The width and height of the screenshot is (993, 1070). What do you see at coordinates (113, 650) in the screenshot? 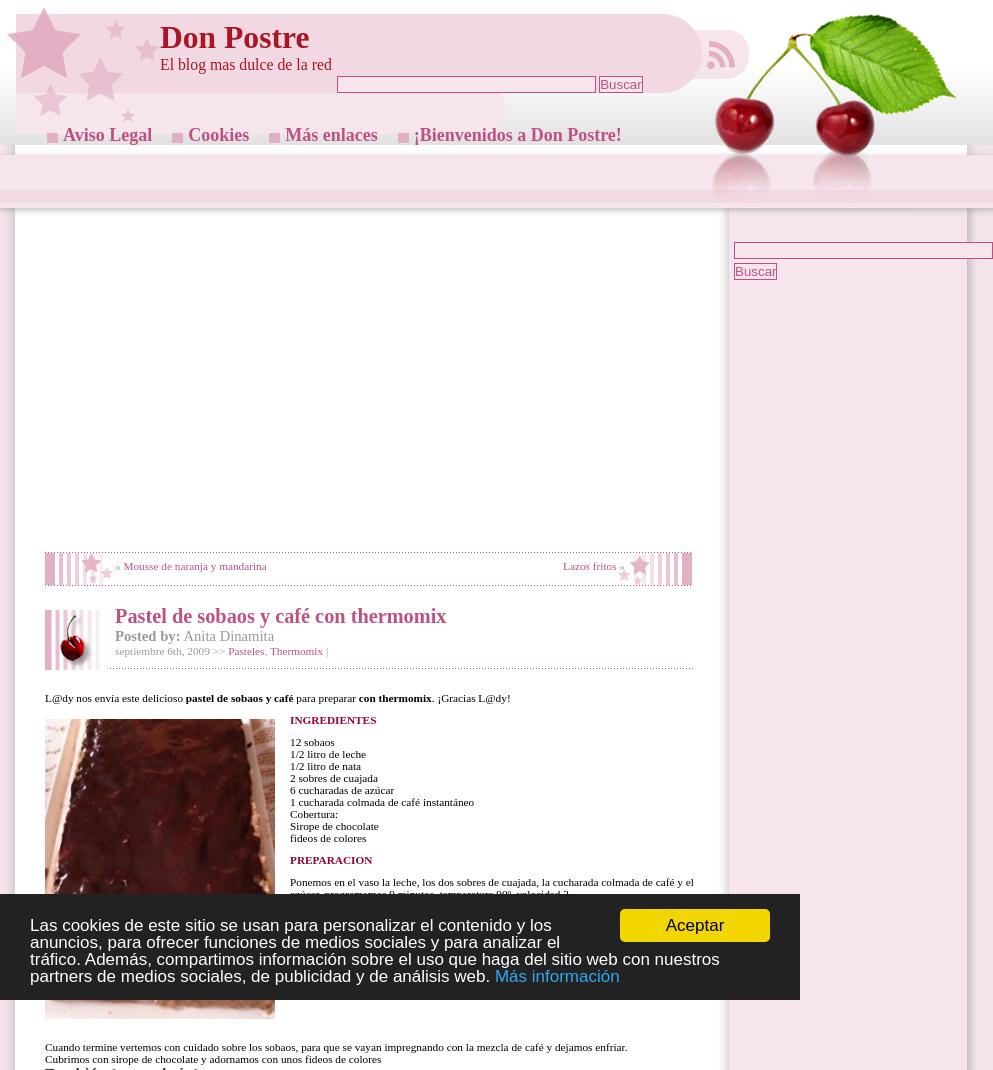
I see `'septiembre 6th, 2009 >>'` at bounding box center [113, 650].